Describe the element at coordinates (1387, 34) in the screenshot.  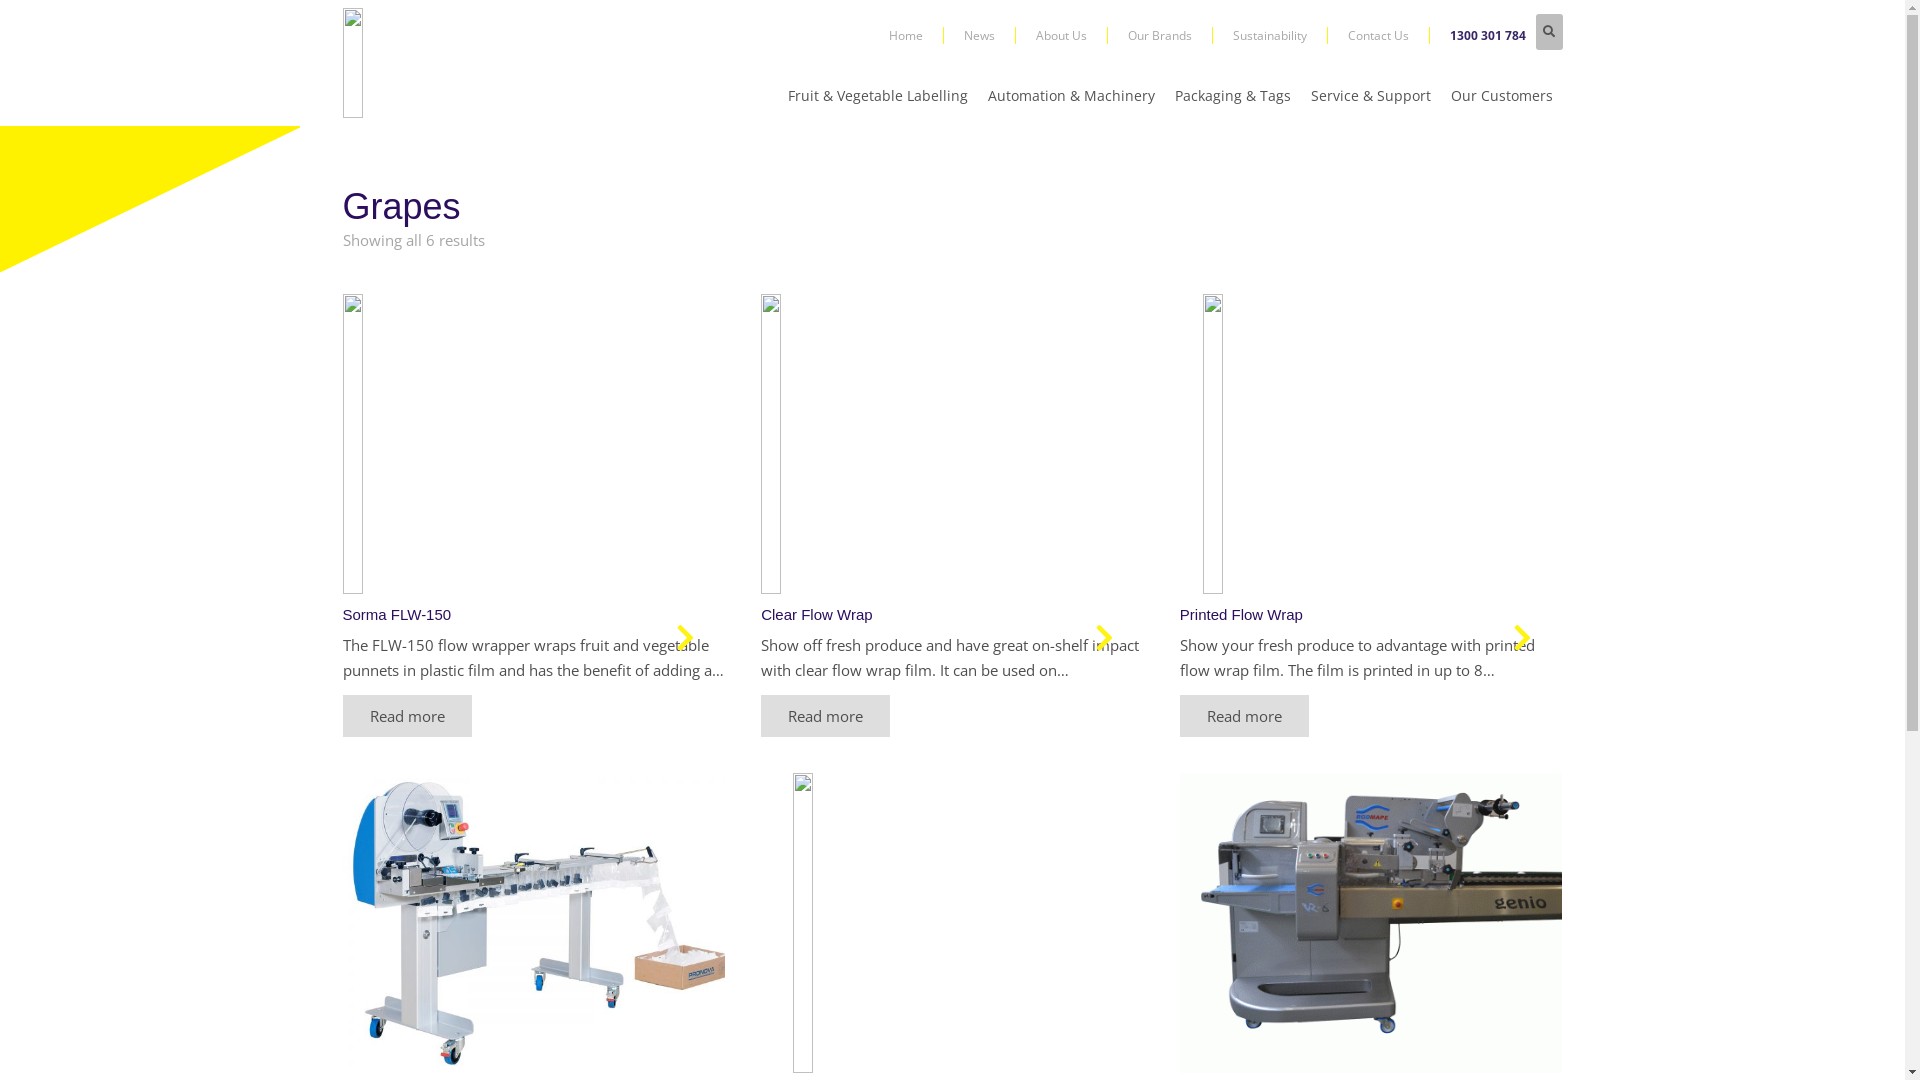
I see `'Contact Us'` at that location.